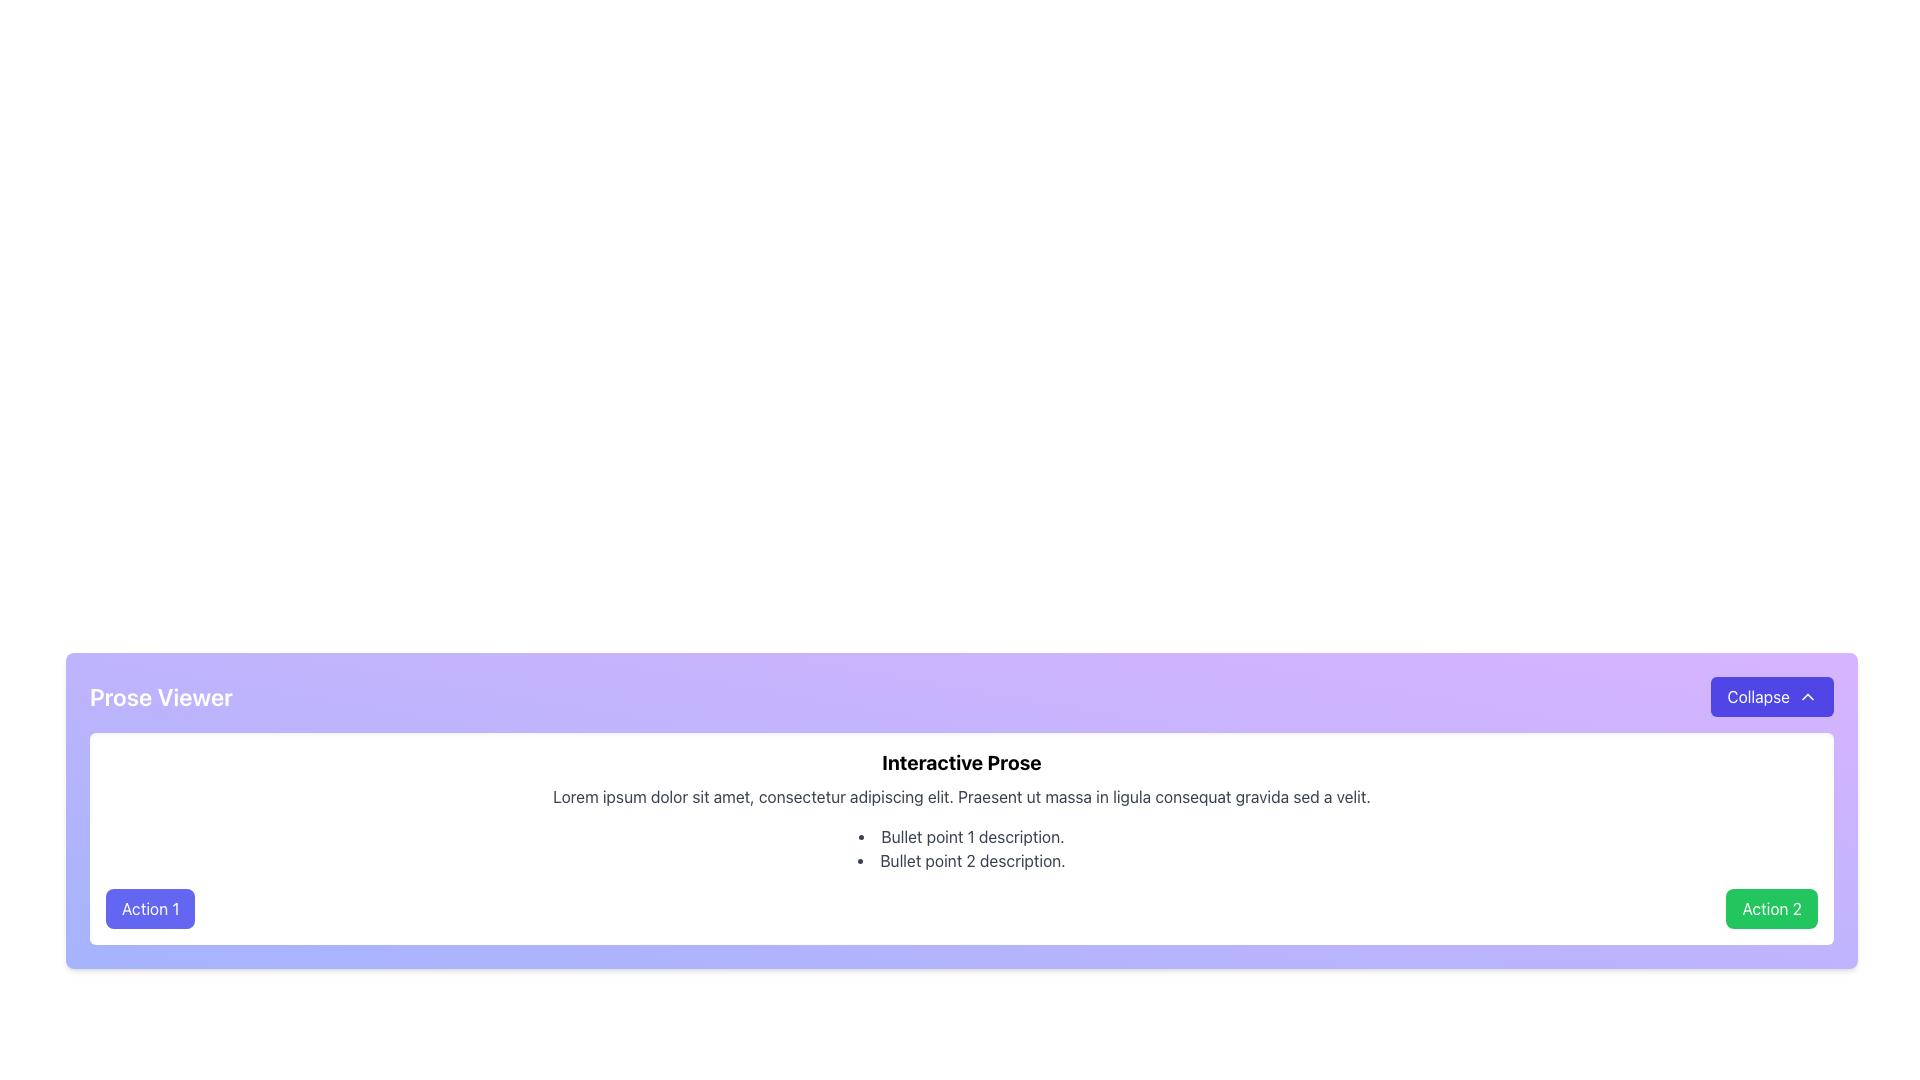 This screenshot has height=1080, width=1920. What do you see at coordinates (961, 796) in the screenshot?
I see `the TextBlock containing light gray font, positioned below the 'Interactive Prose' title and above the bullet list` at bounding box center [961, 796].